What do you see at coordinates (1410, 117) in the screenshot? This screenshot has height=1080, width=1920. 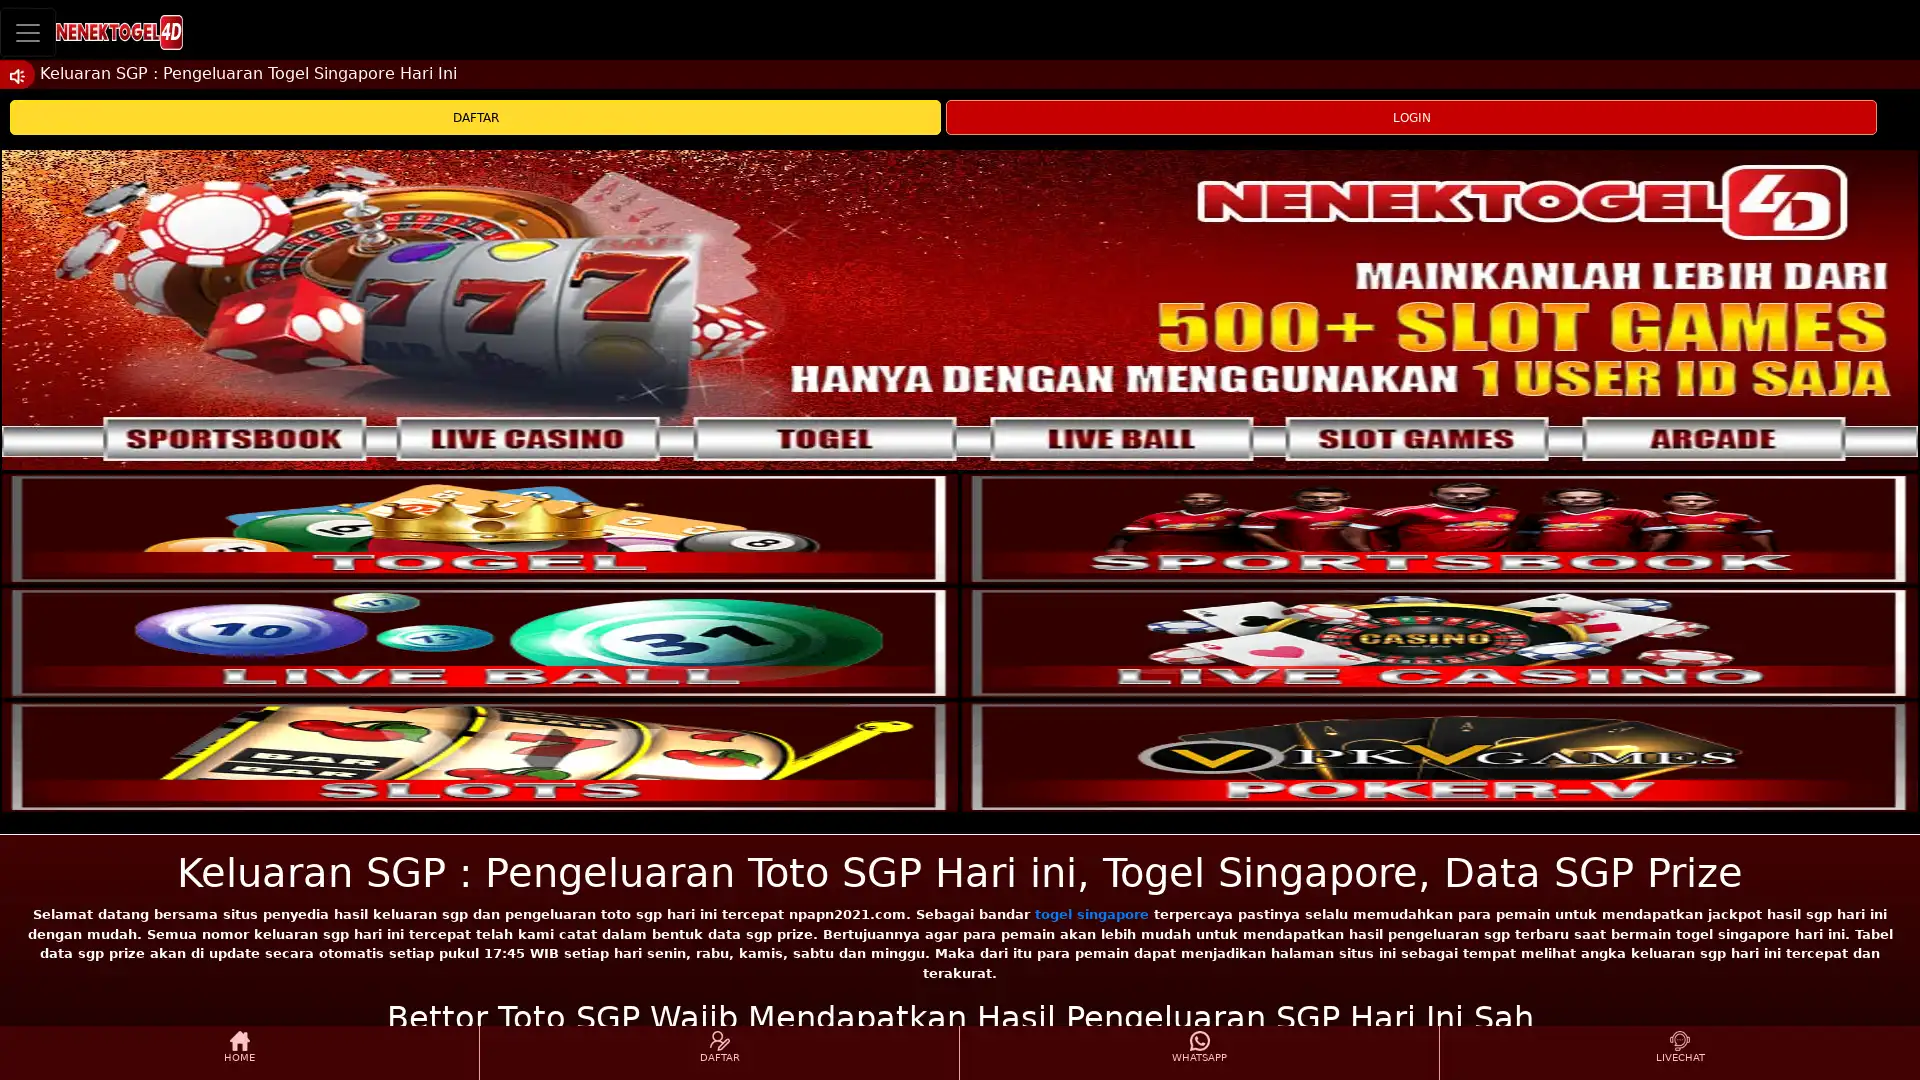 I see `LOGIN` at bounding box center [1410, 117].